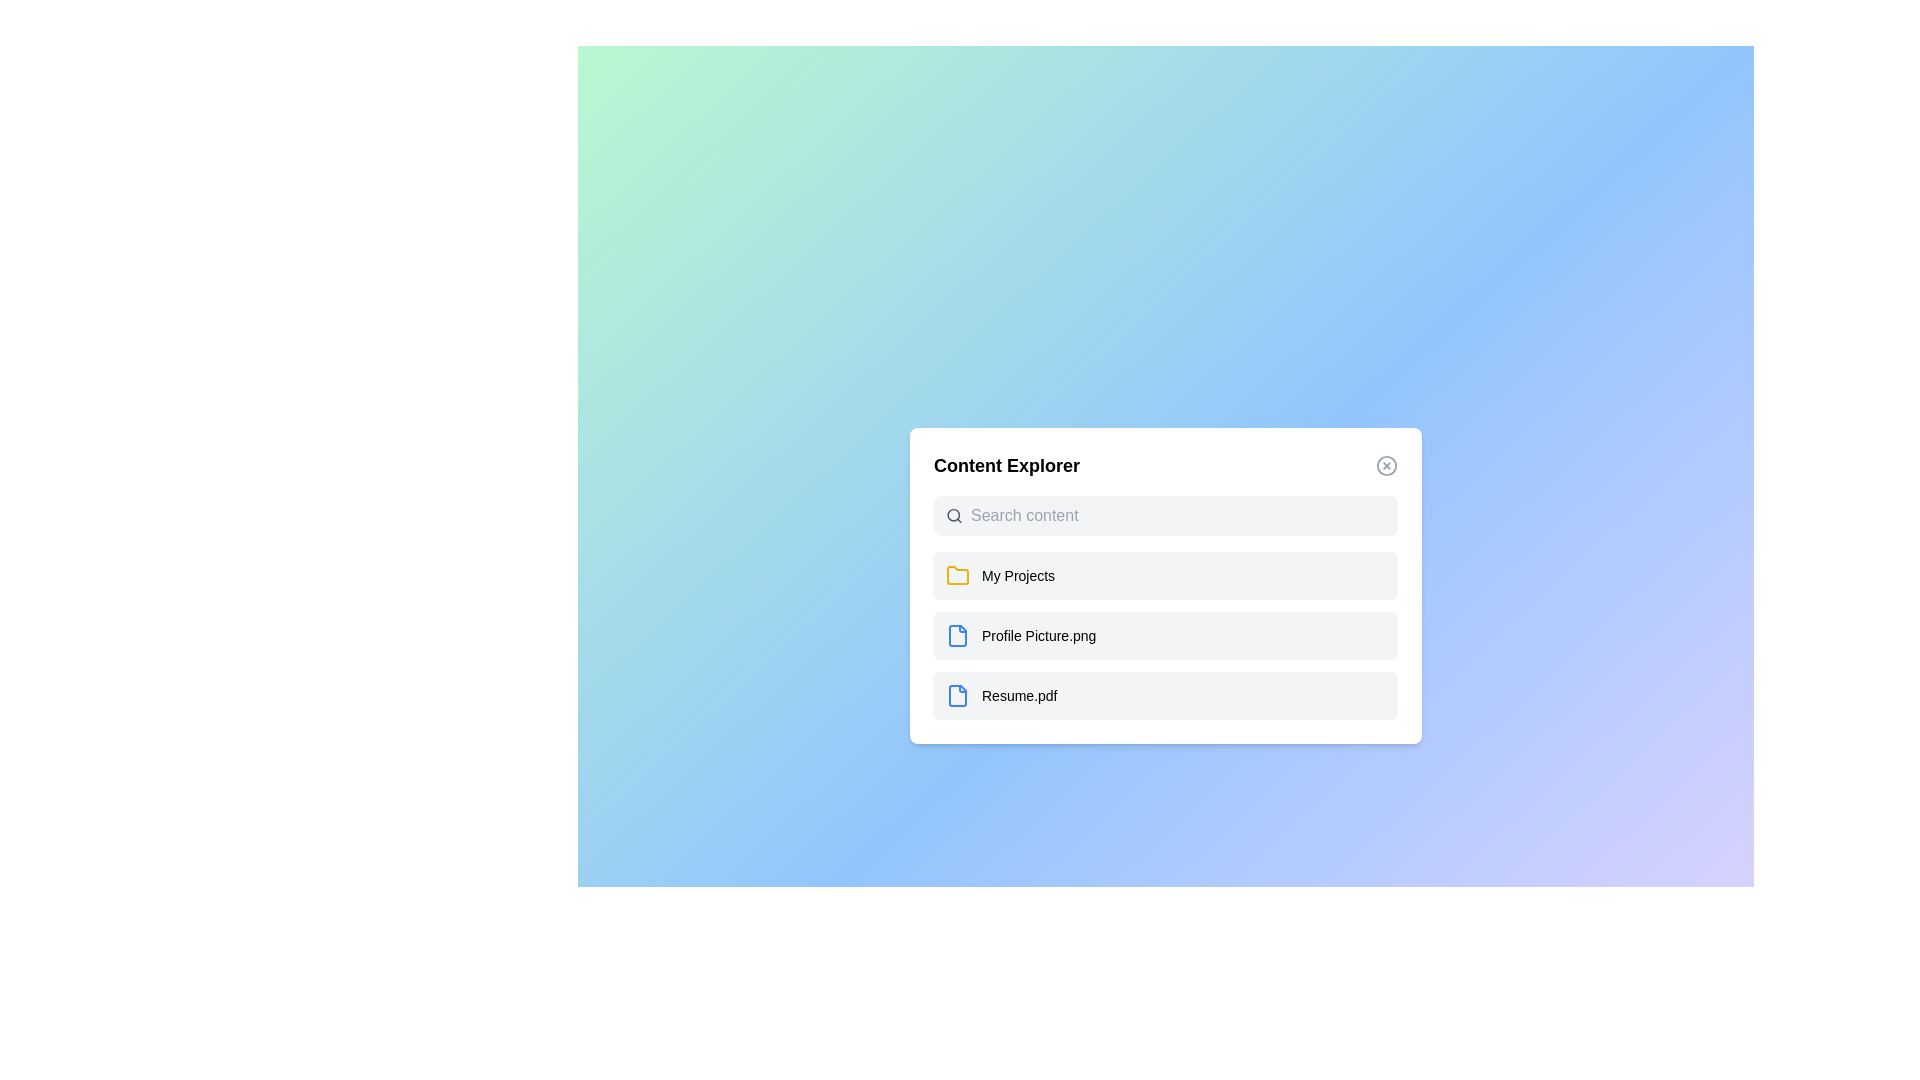 Image resolution: width=1920 pixels, height=1080 pixels. What do you see at coordinates (1166, 694) in the screenshot?
I see `the content item Resume.pdf from the list` at bounding box center [1166, 694].